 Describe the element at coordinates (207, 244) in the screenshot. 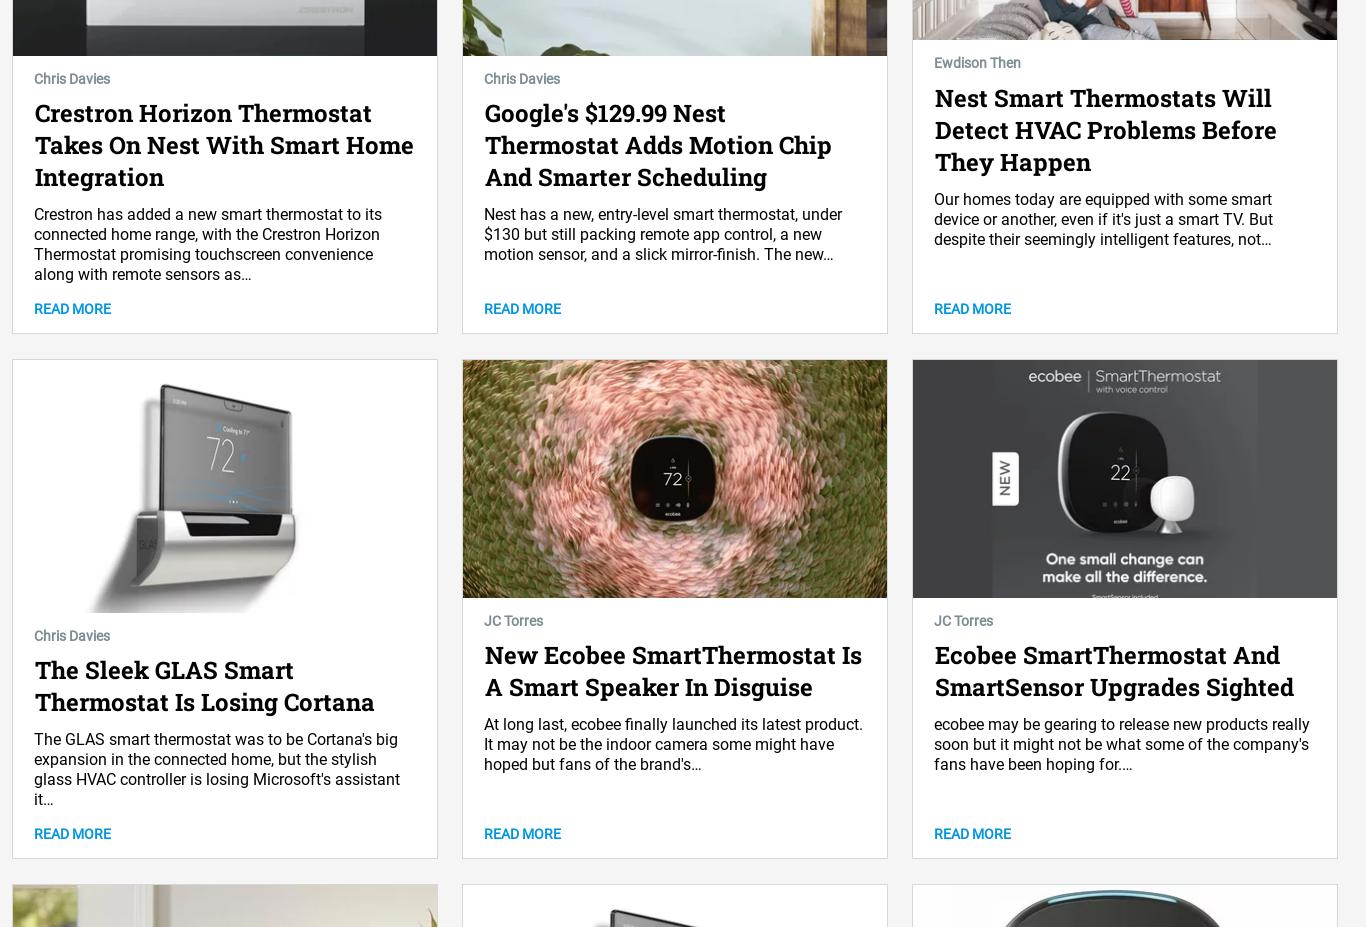

I see `'Crestron has added a new smart thermostat to its connected home range, with the Crestron Horizon Thermostat promising touchscreen convenience along with remote sensors as…'` at that location.